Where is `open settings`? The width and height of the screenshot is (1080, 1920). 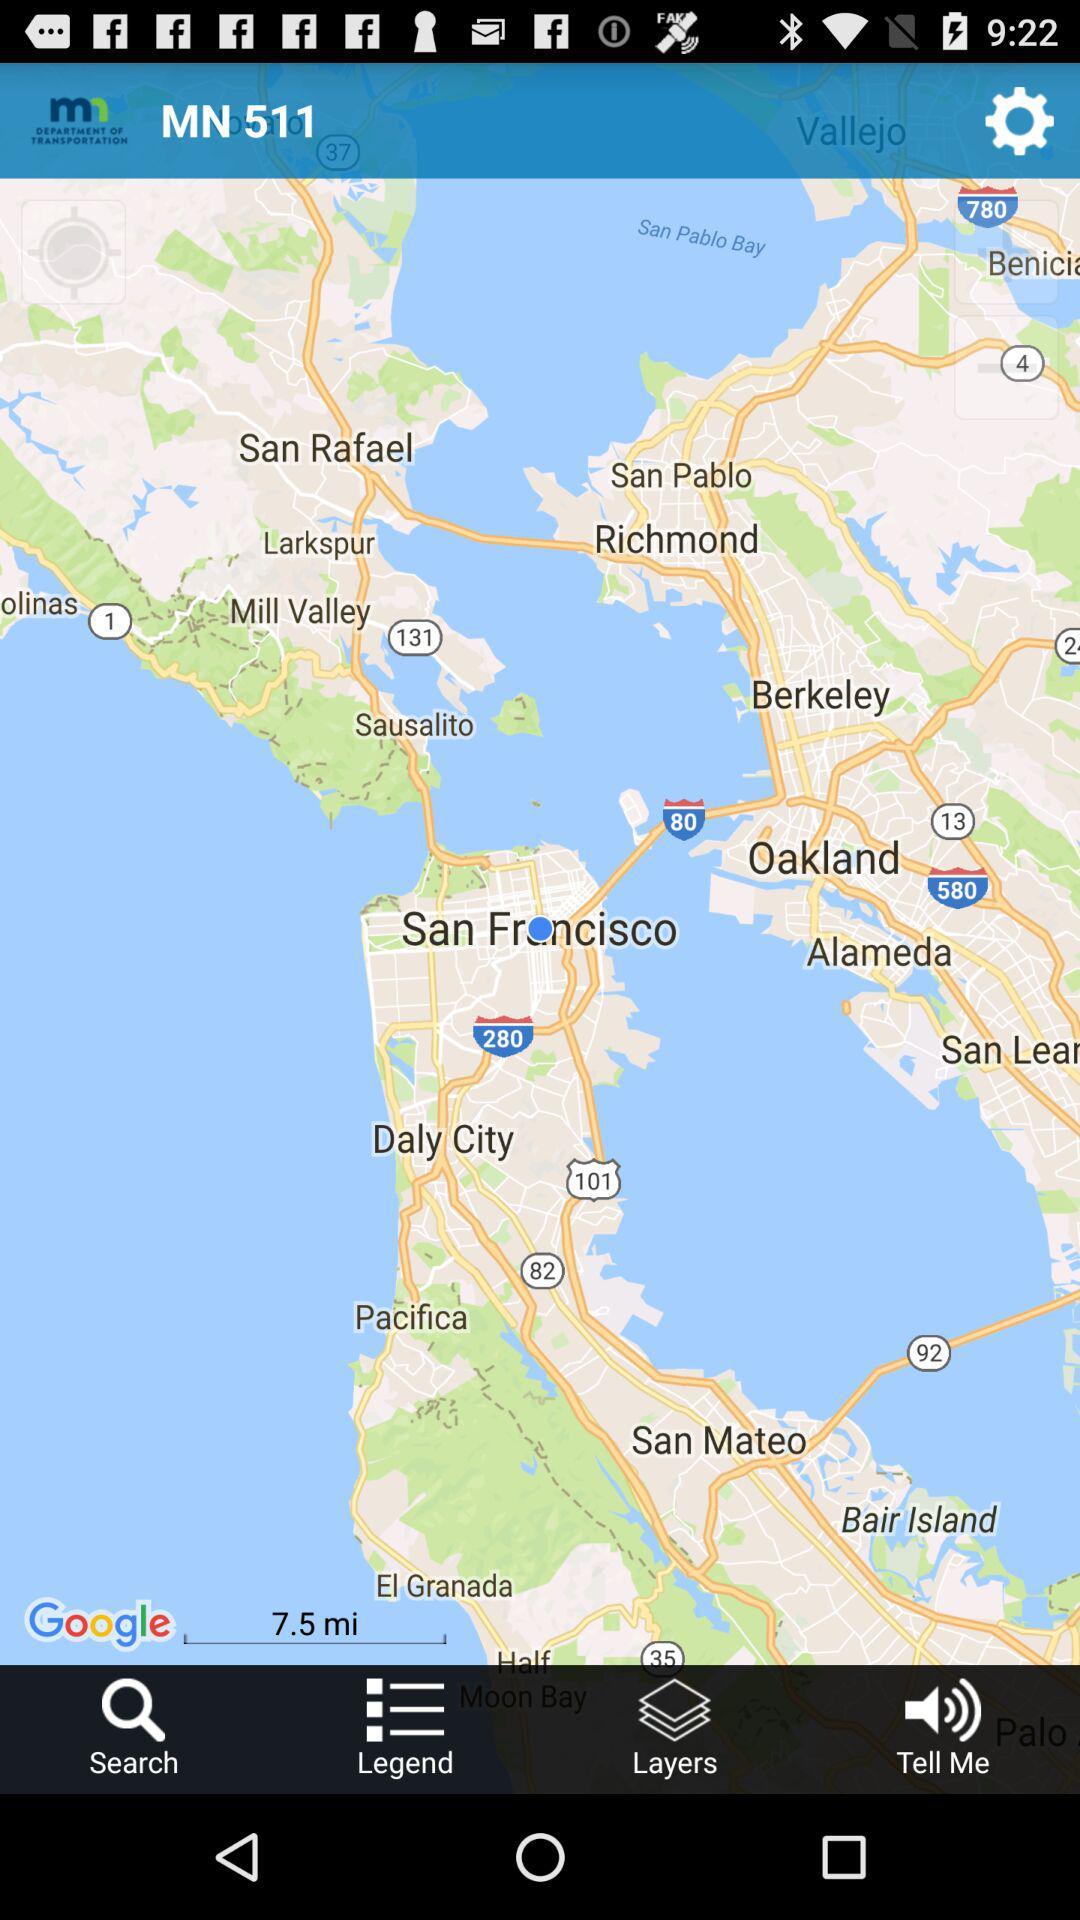
open settings is located at coordinates (1019, 119).